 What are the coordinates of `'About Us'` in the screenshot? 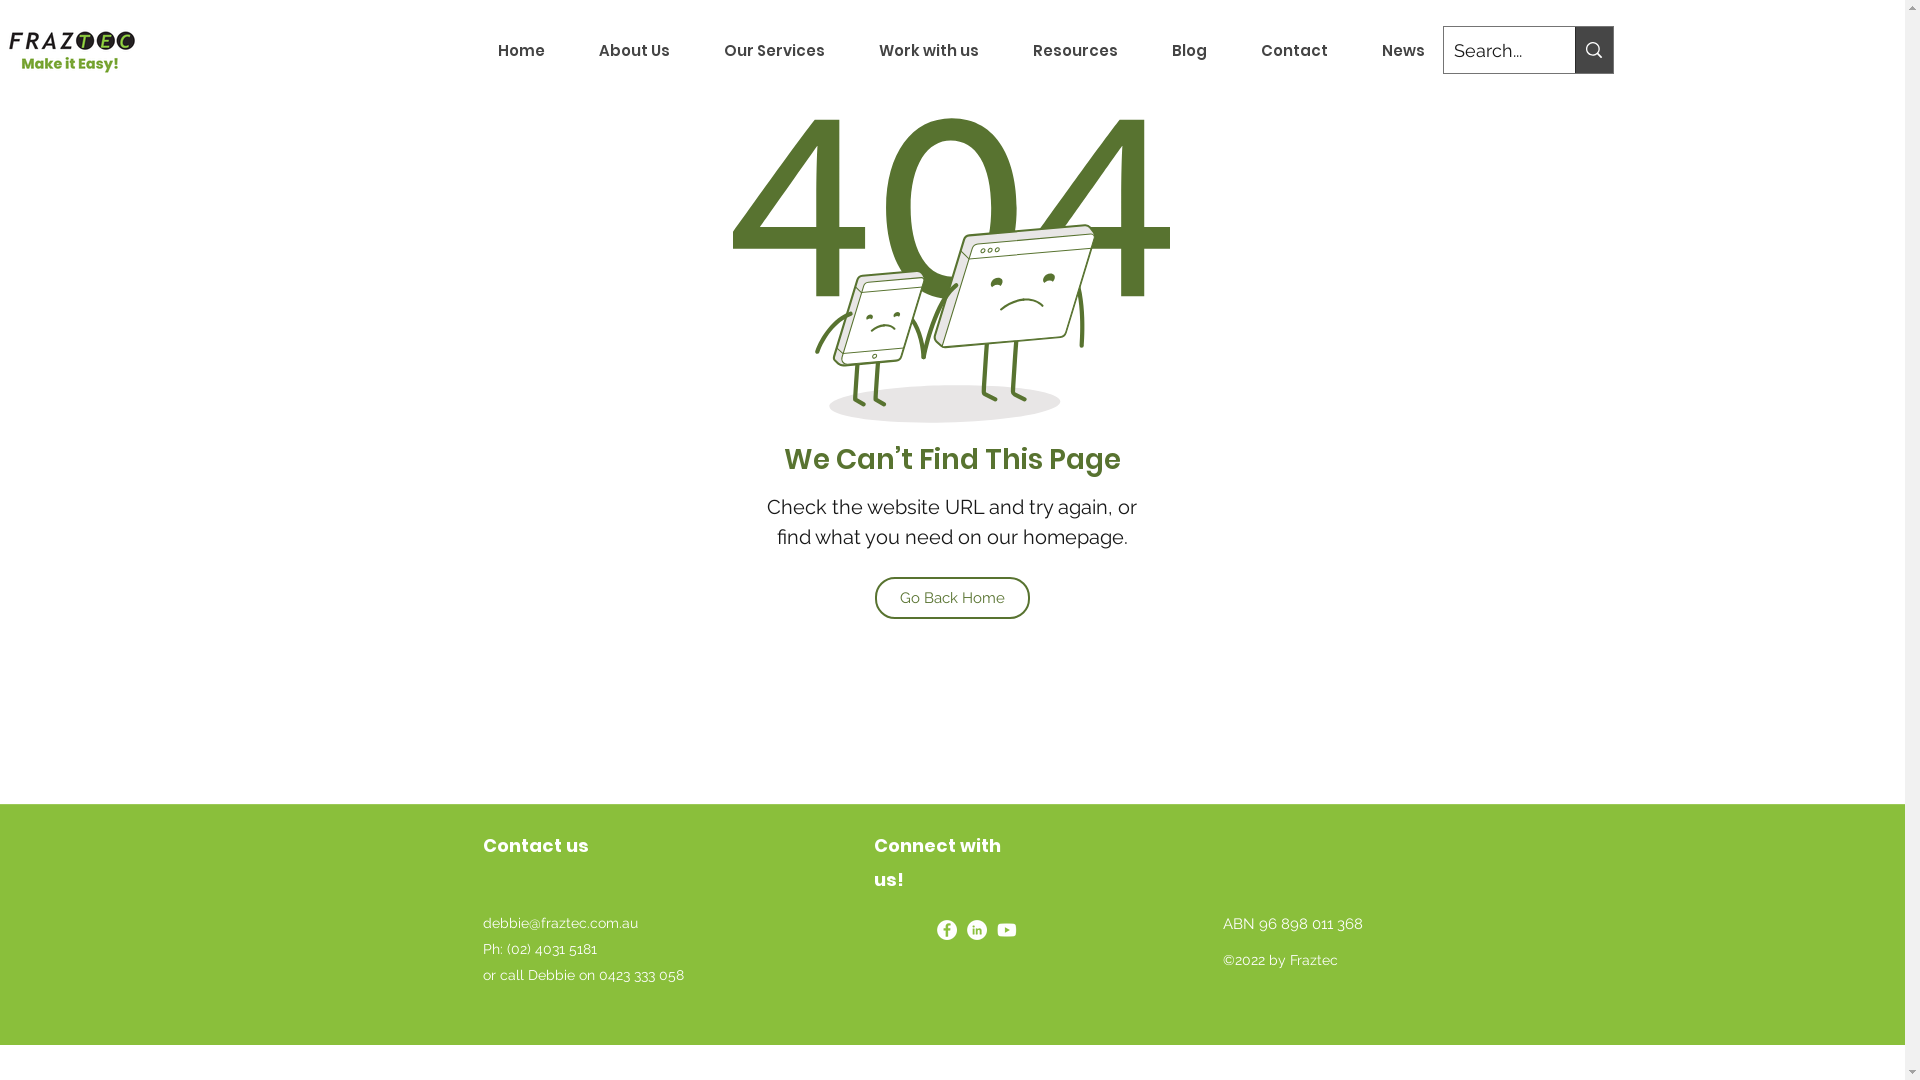 It's located at (633, 49).